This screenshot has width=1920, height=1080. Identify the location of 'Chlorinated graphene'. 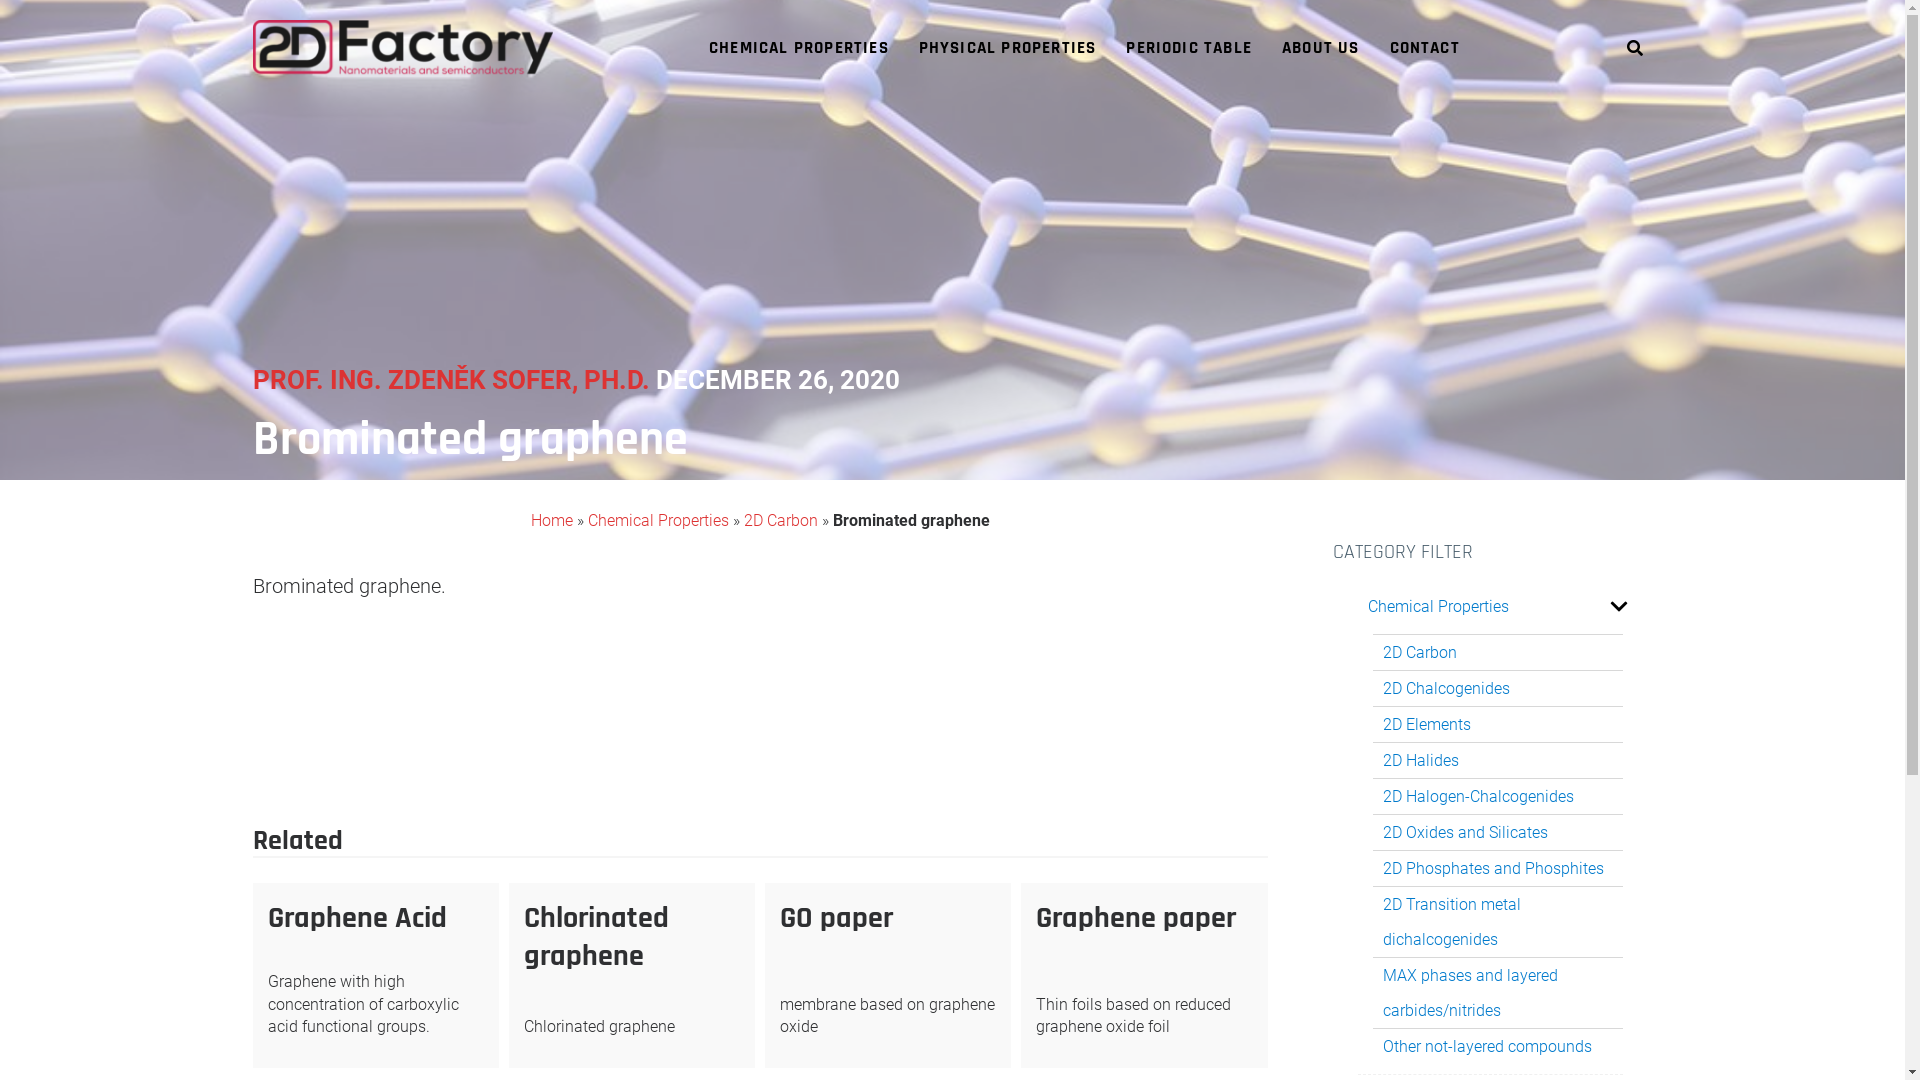
(595, 937).